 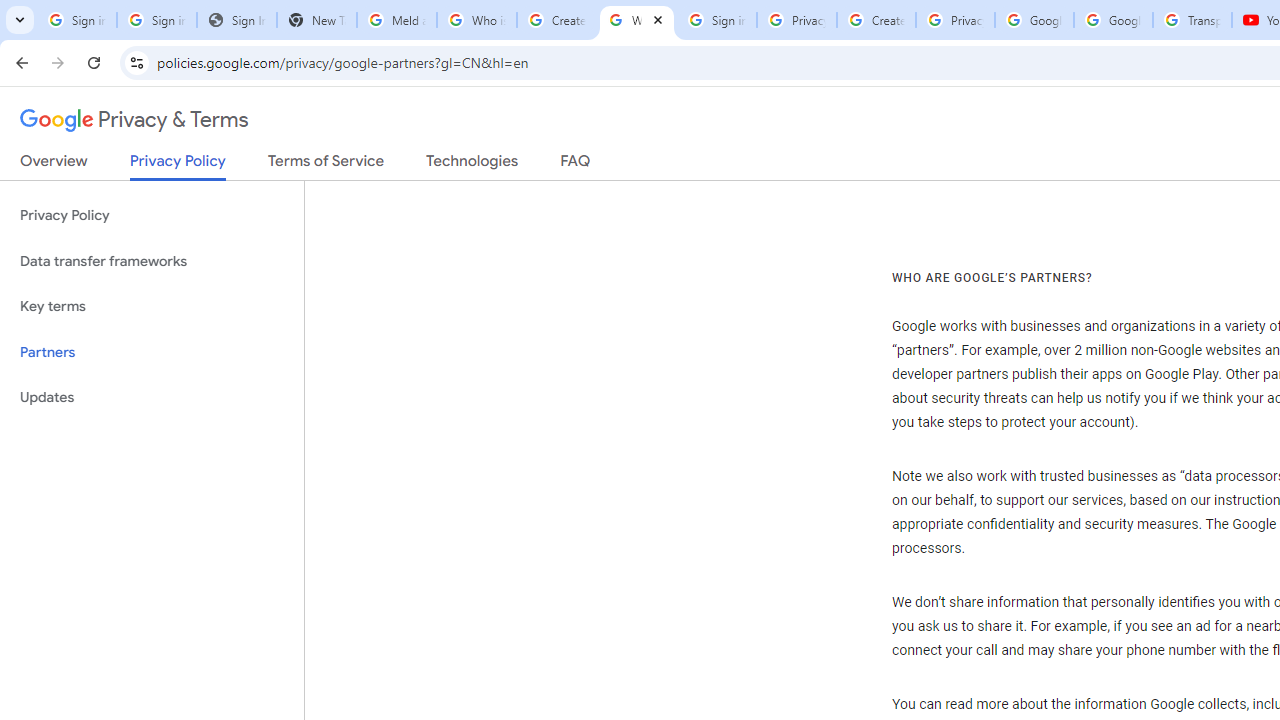 I want to click on 'Sign In - USA TODAY', so click(x=236, y=20).